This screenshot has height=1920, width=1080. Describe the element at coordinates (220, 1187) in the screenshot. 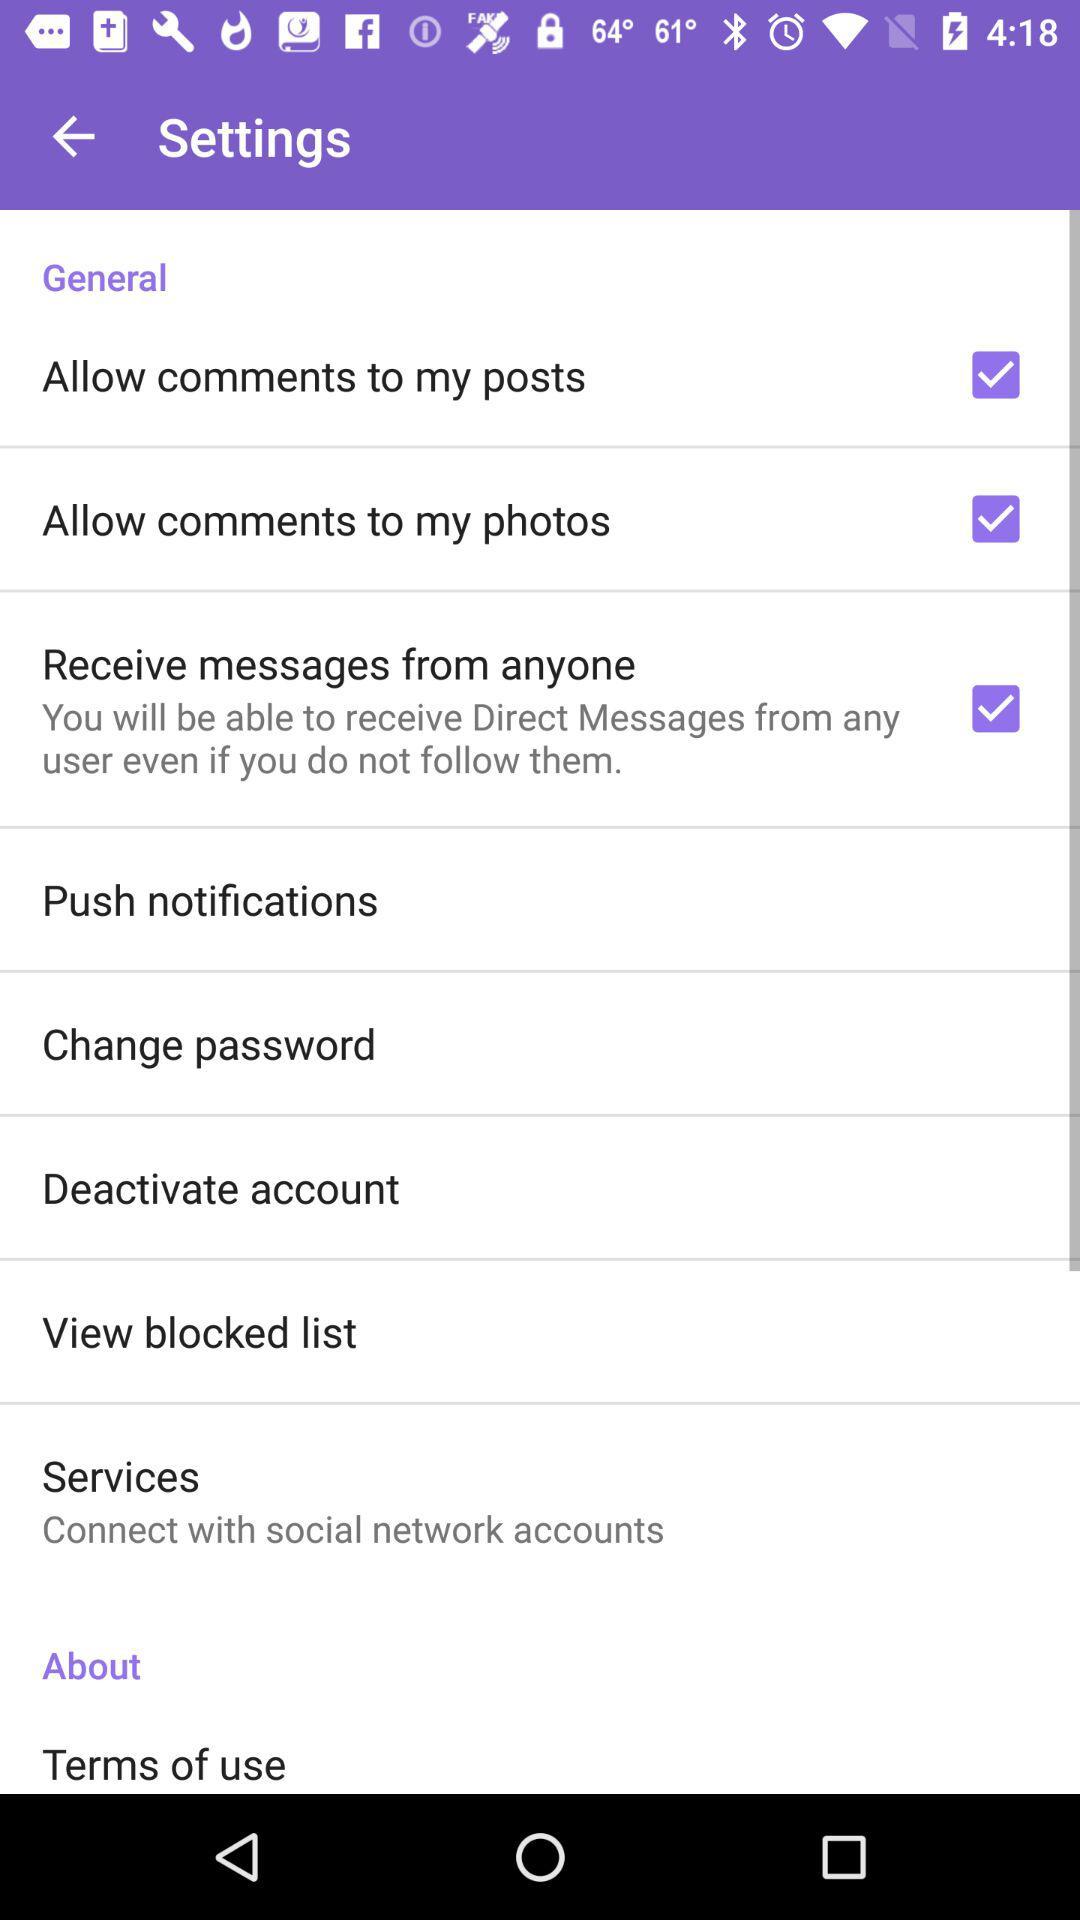

I see `the deactivate account` at that location.